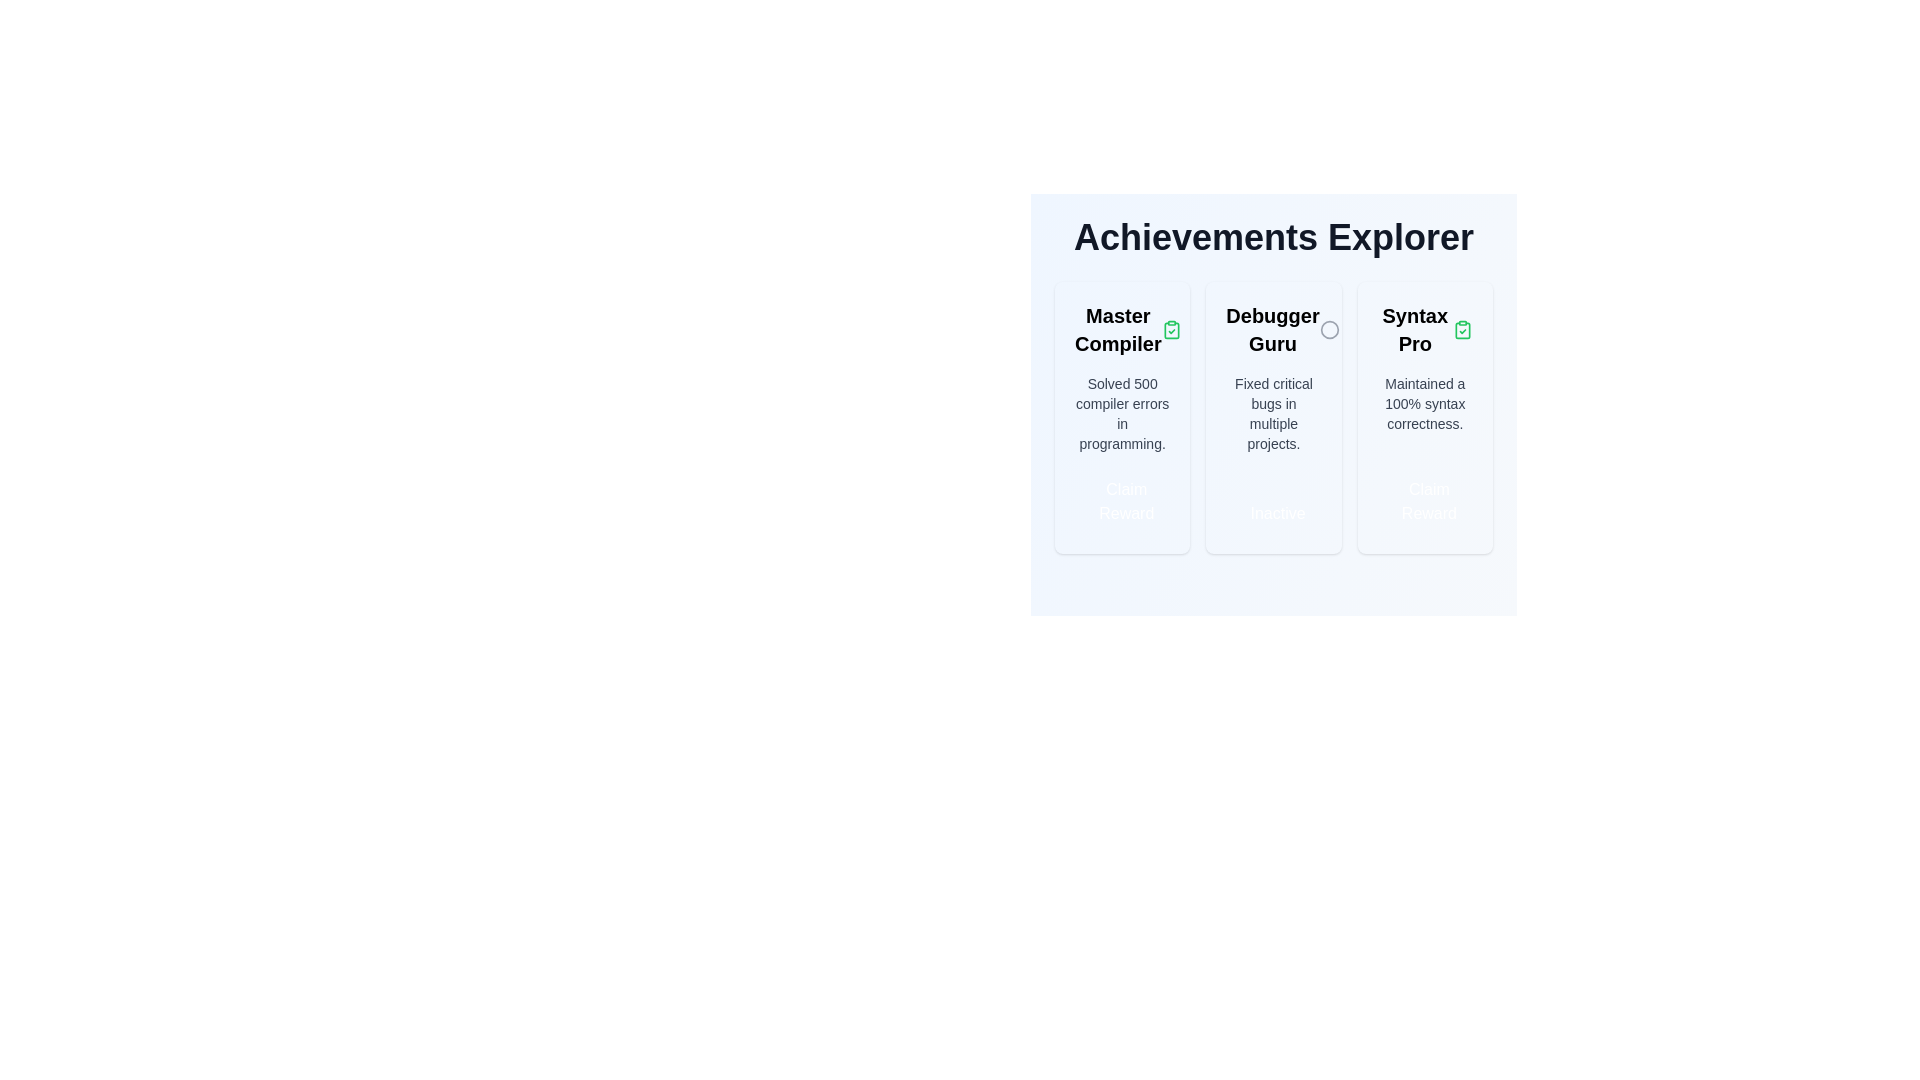  I want to click on the 'Master Compiler' label, which is styled with bold typography and located at the top-left corner of its card, so click(1122, 329).